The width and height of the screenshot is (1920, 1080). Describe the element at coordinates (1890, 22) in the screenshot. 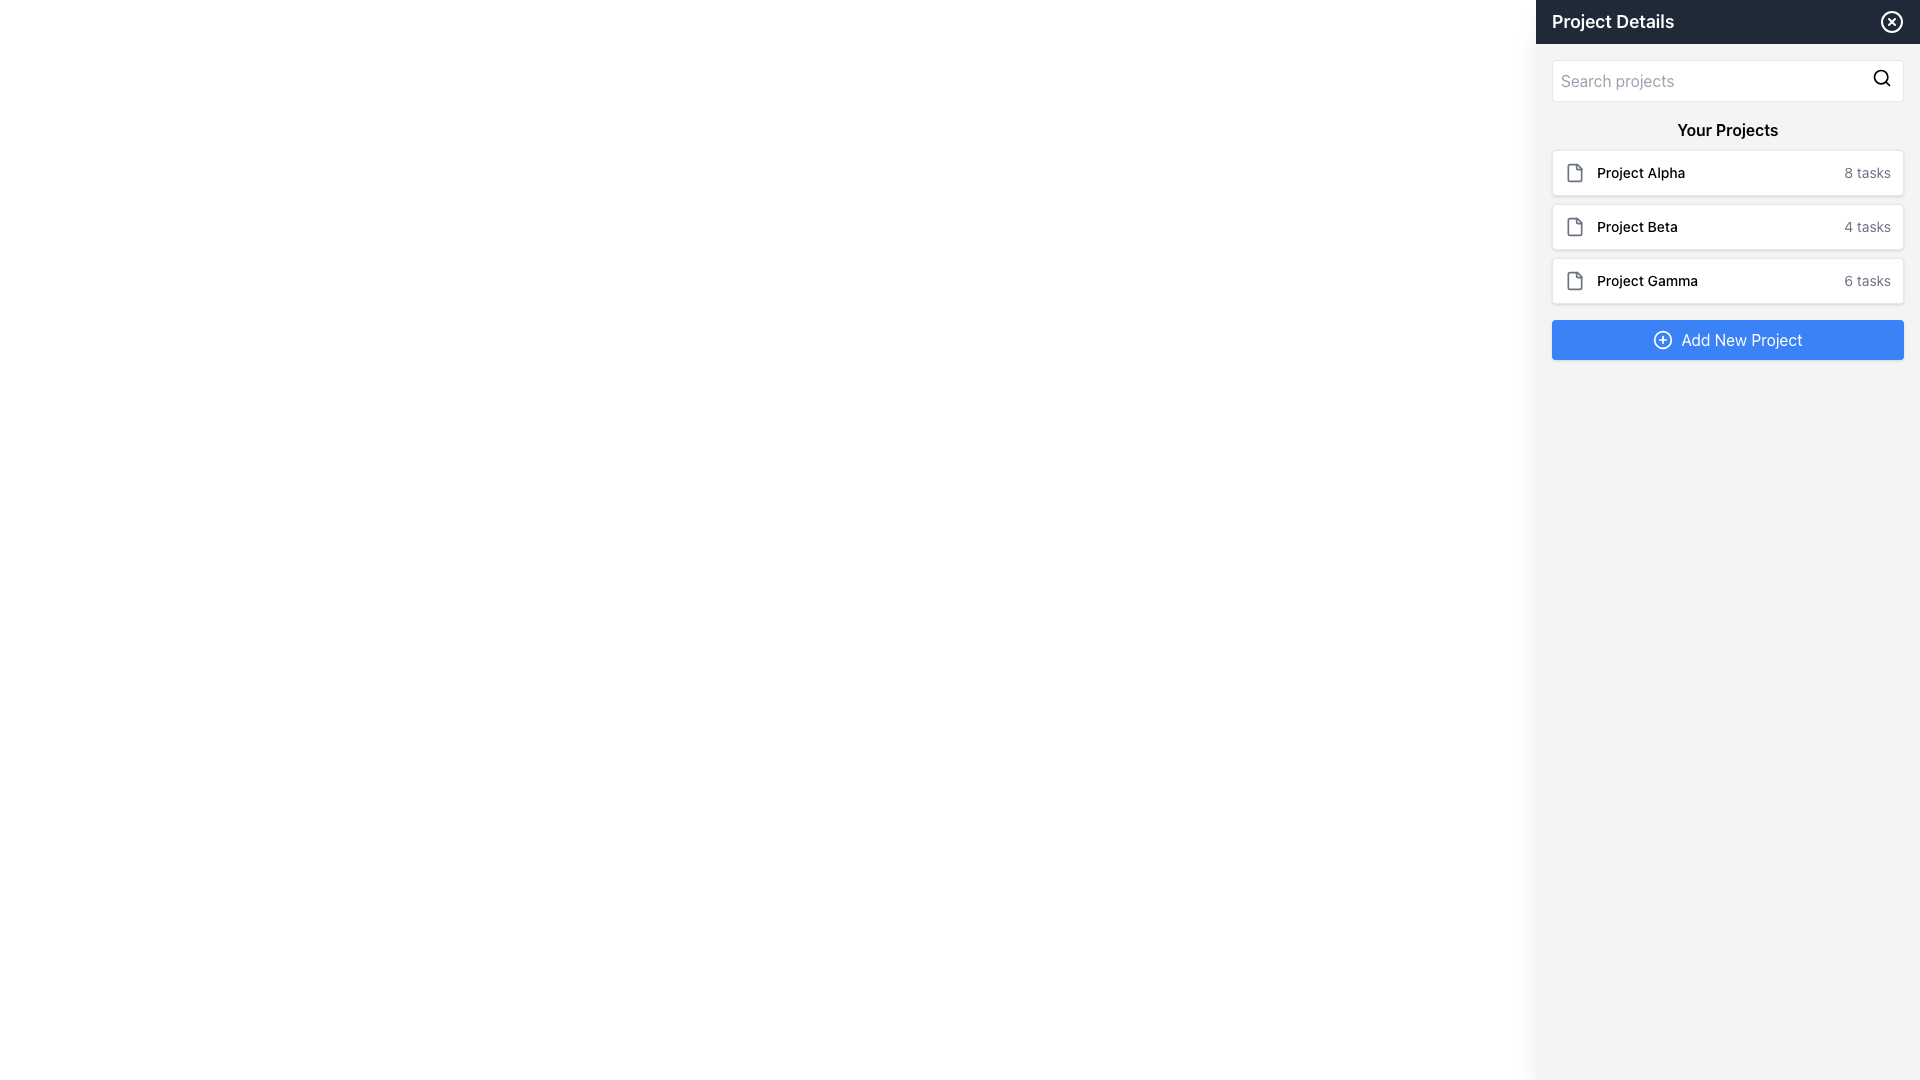

I see `the graphical vector circle, which is part of the crossed circle icon representing a close function, located in the top-right corner of the 'Project Details' header` at that location.